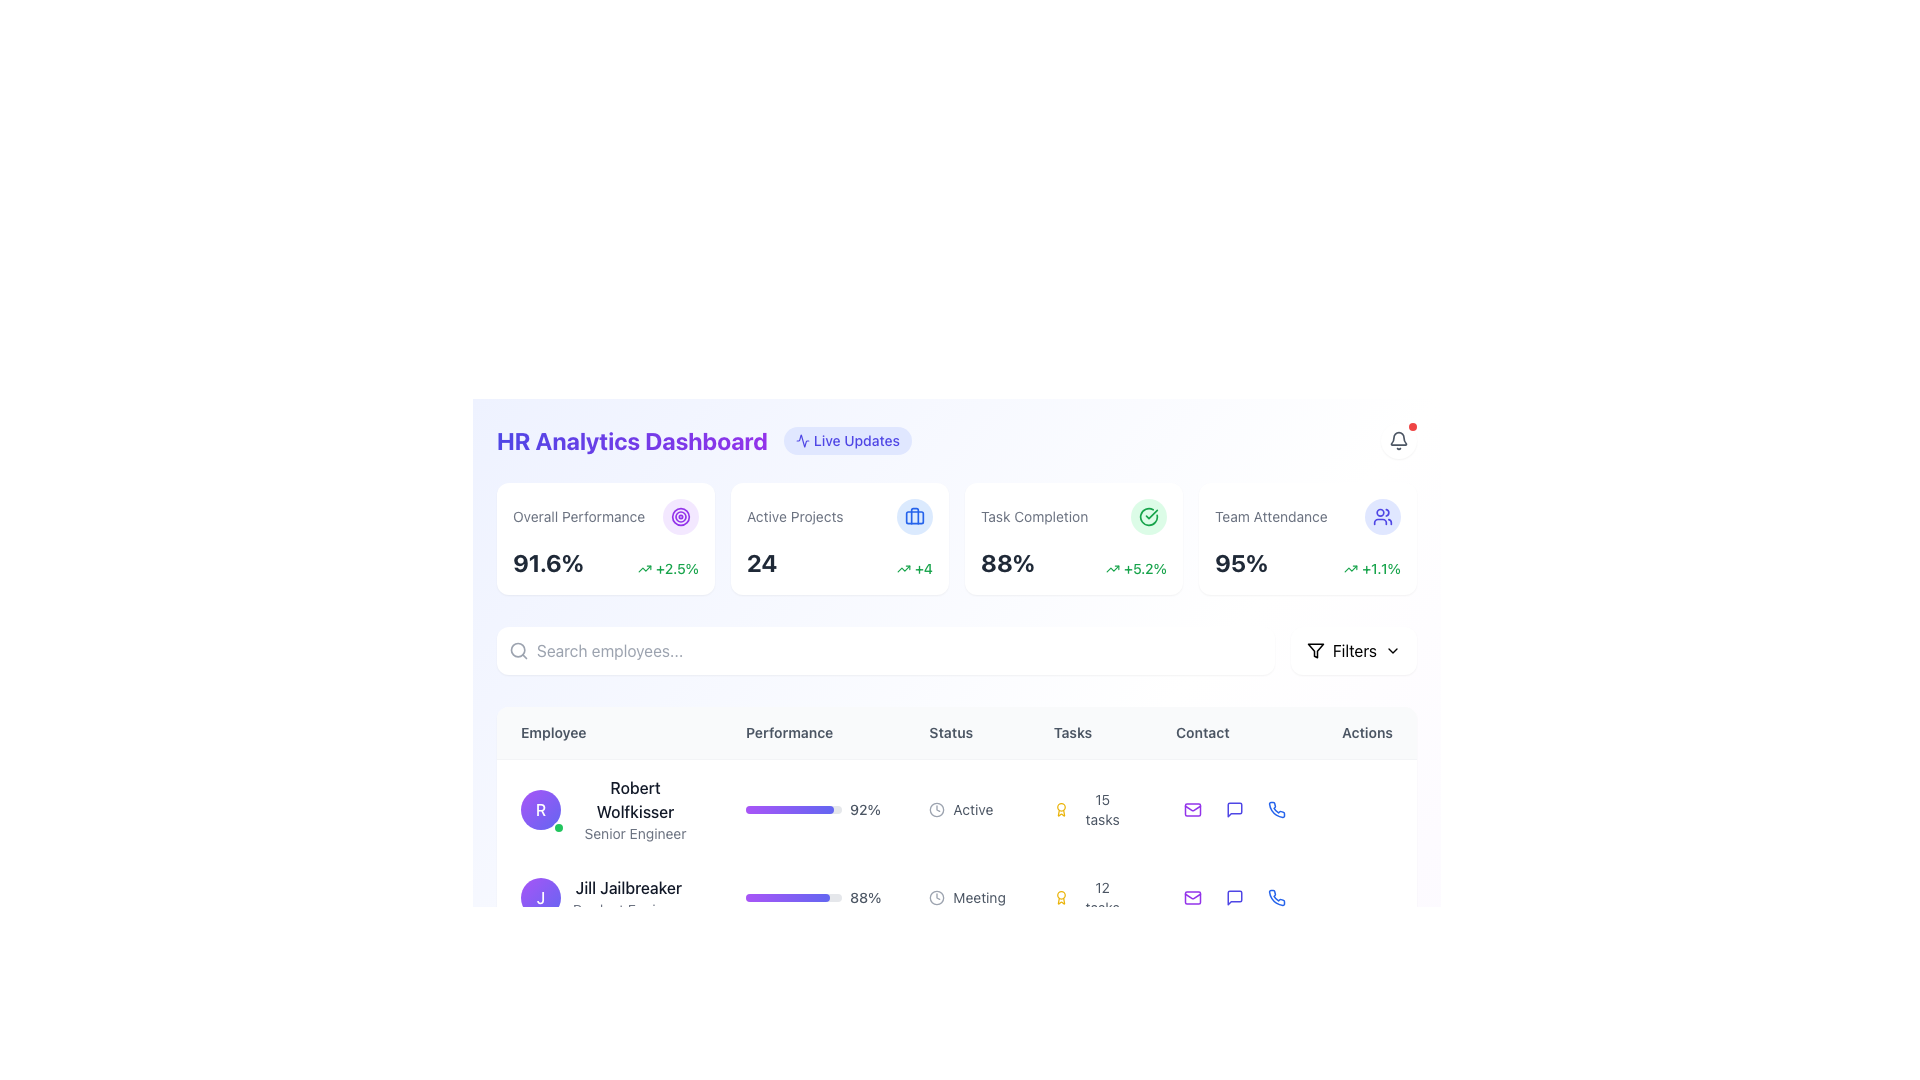 Image resolution: width=1920 pixels, height=1080 pixels. What do you see at coordinates (627, 897) in the screenshot?
I see `the text label displaying 'Jill Jailbreaker' and 'Product Engineer' which is located in the second row of the 'Employee' table section, directly below the entry for 'Robert Wolfkisser'` at bounding box center [627, 897].